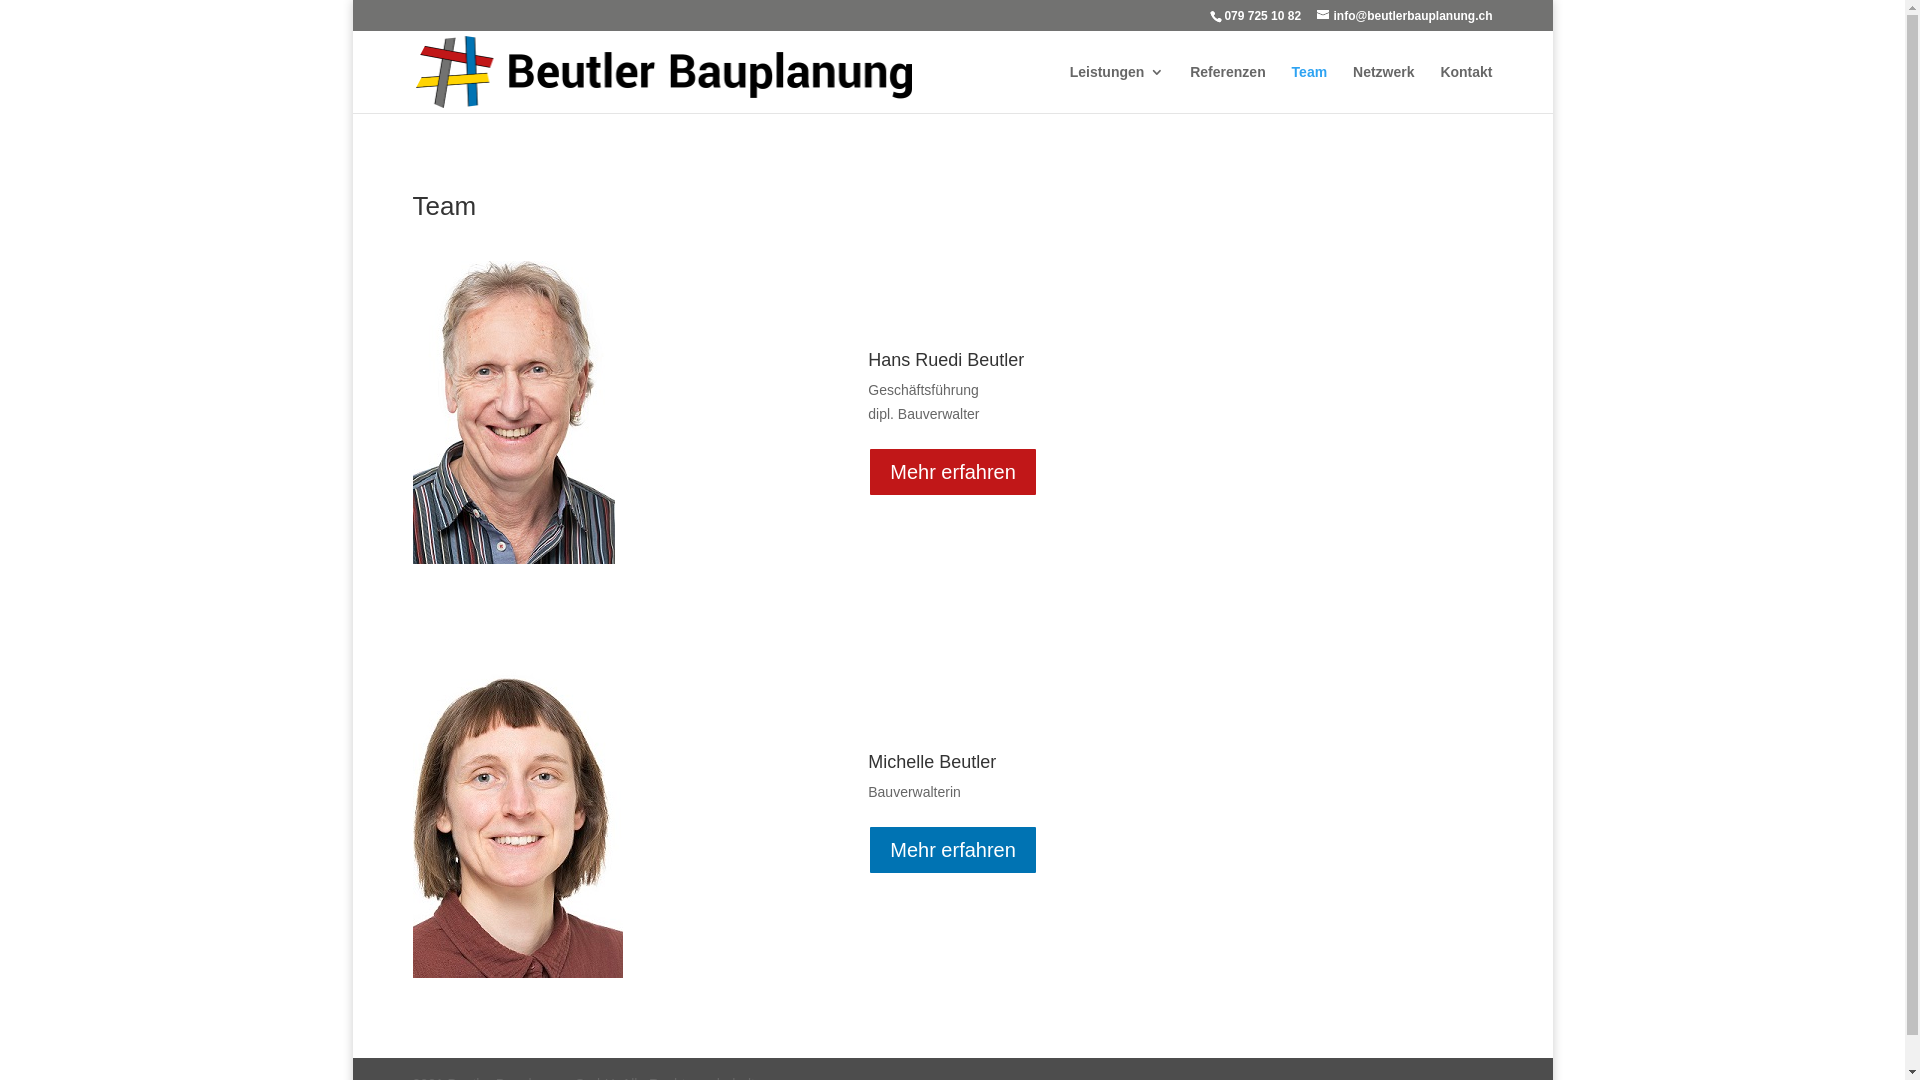 This screenshot has height=1080, width=1920. What do you see at coordinates (952, 471) in the screenshot?
I see `'Mehr erfahren'` at bounding box center [952, 471].